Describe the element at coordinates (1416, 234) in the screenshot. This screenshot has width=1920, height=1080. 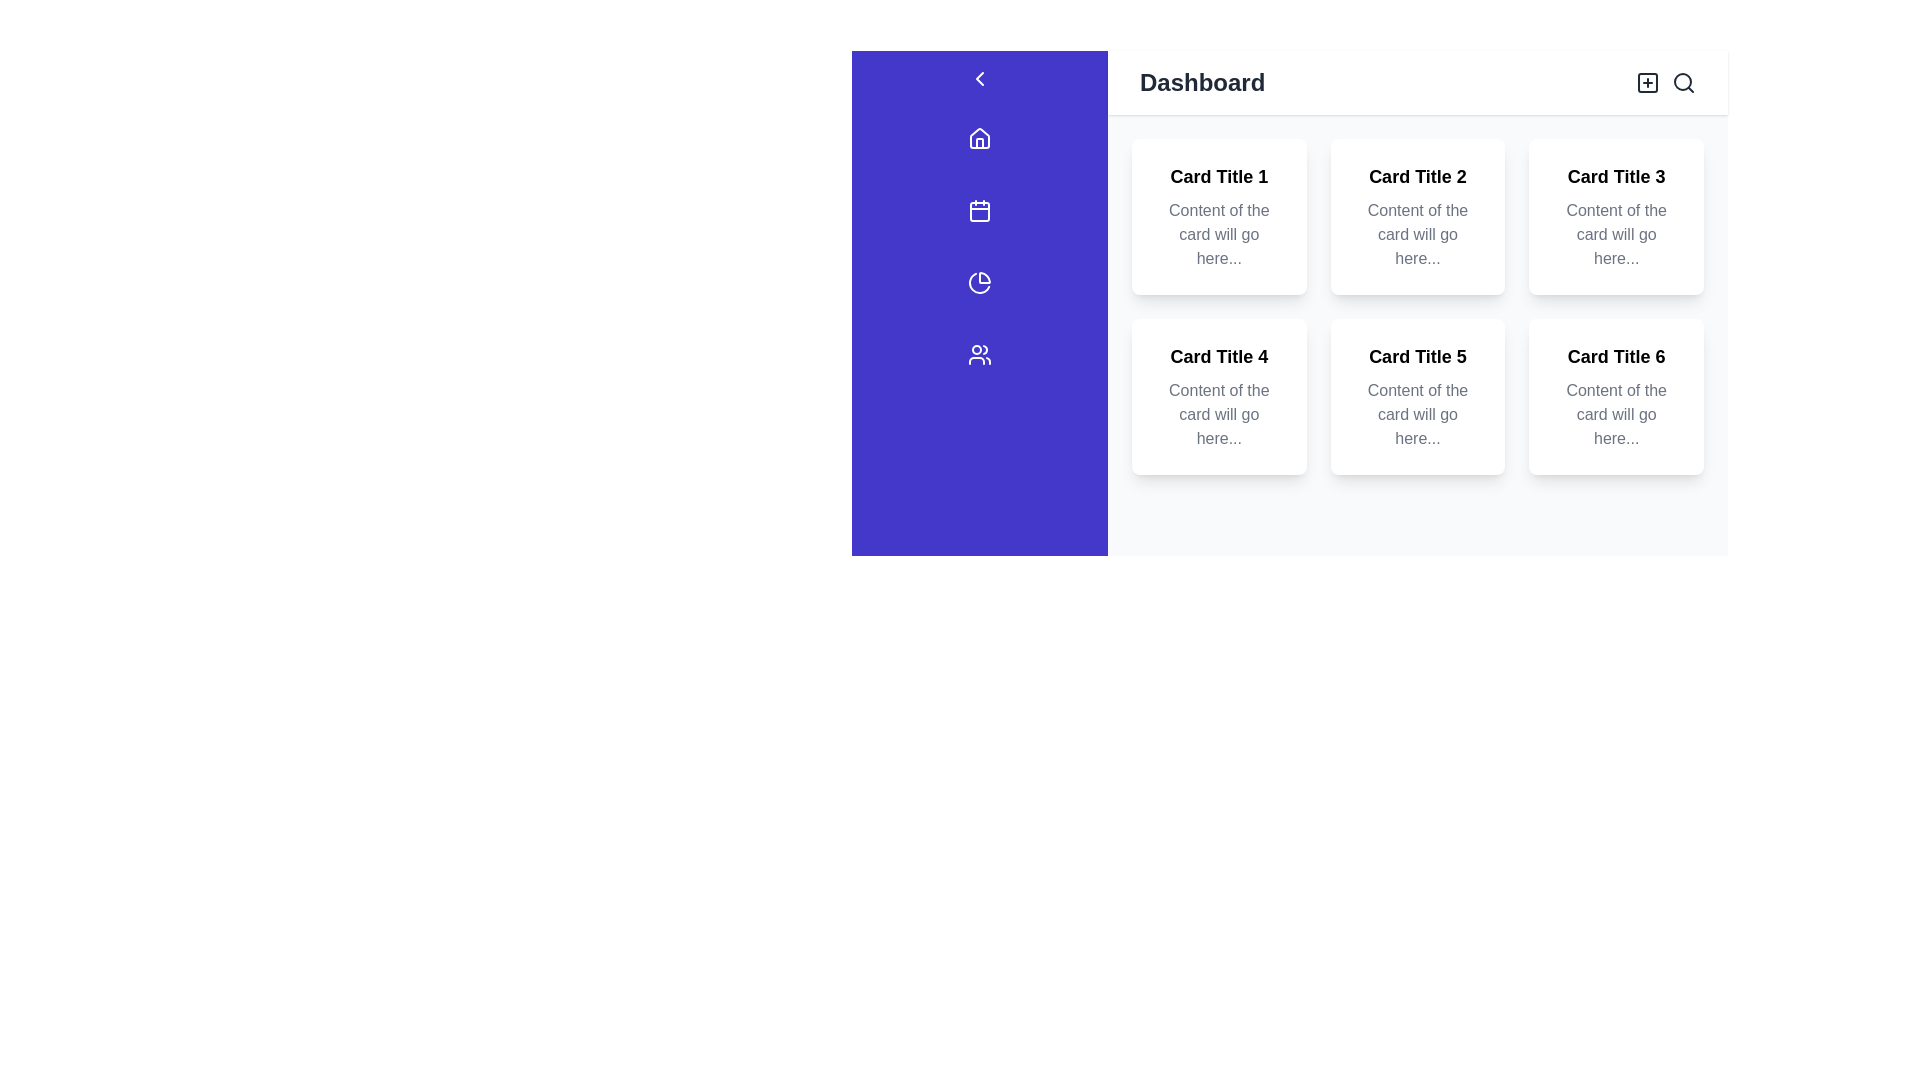
I see `the gray-colored static text element that contains the content 'Content of the card will go here...' located within the second card titled 'Card Title 2'` at that location.